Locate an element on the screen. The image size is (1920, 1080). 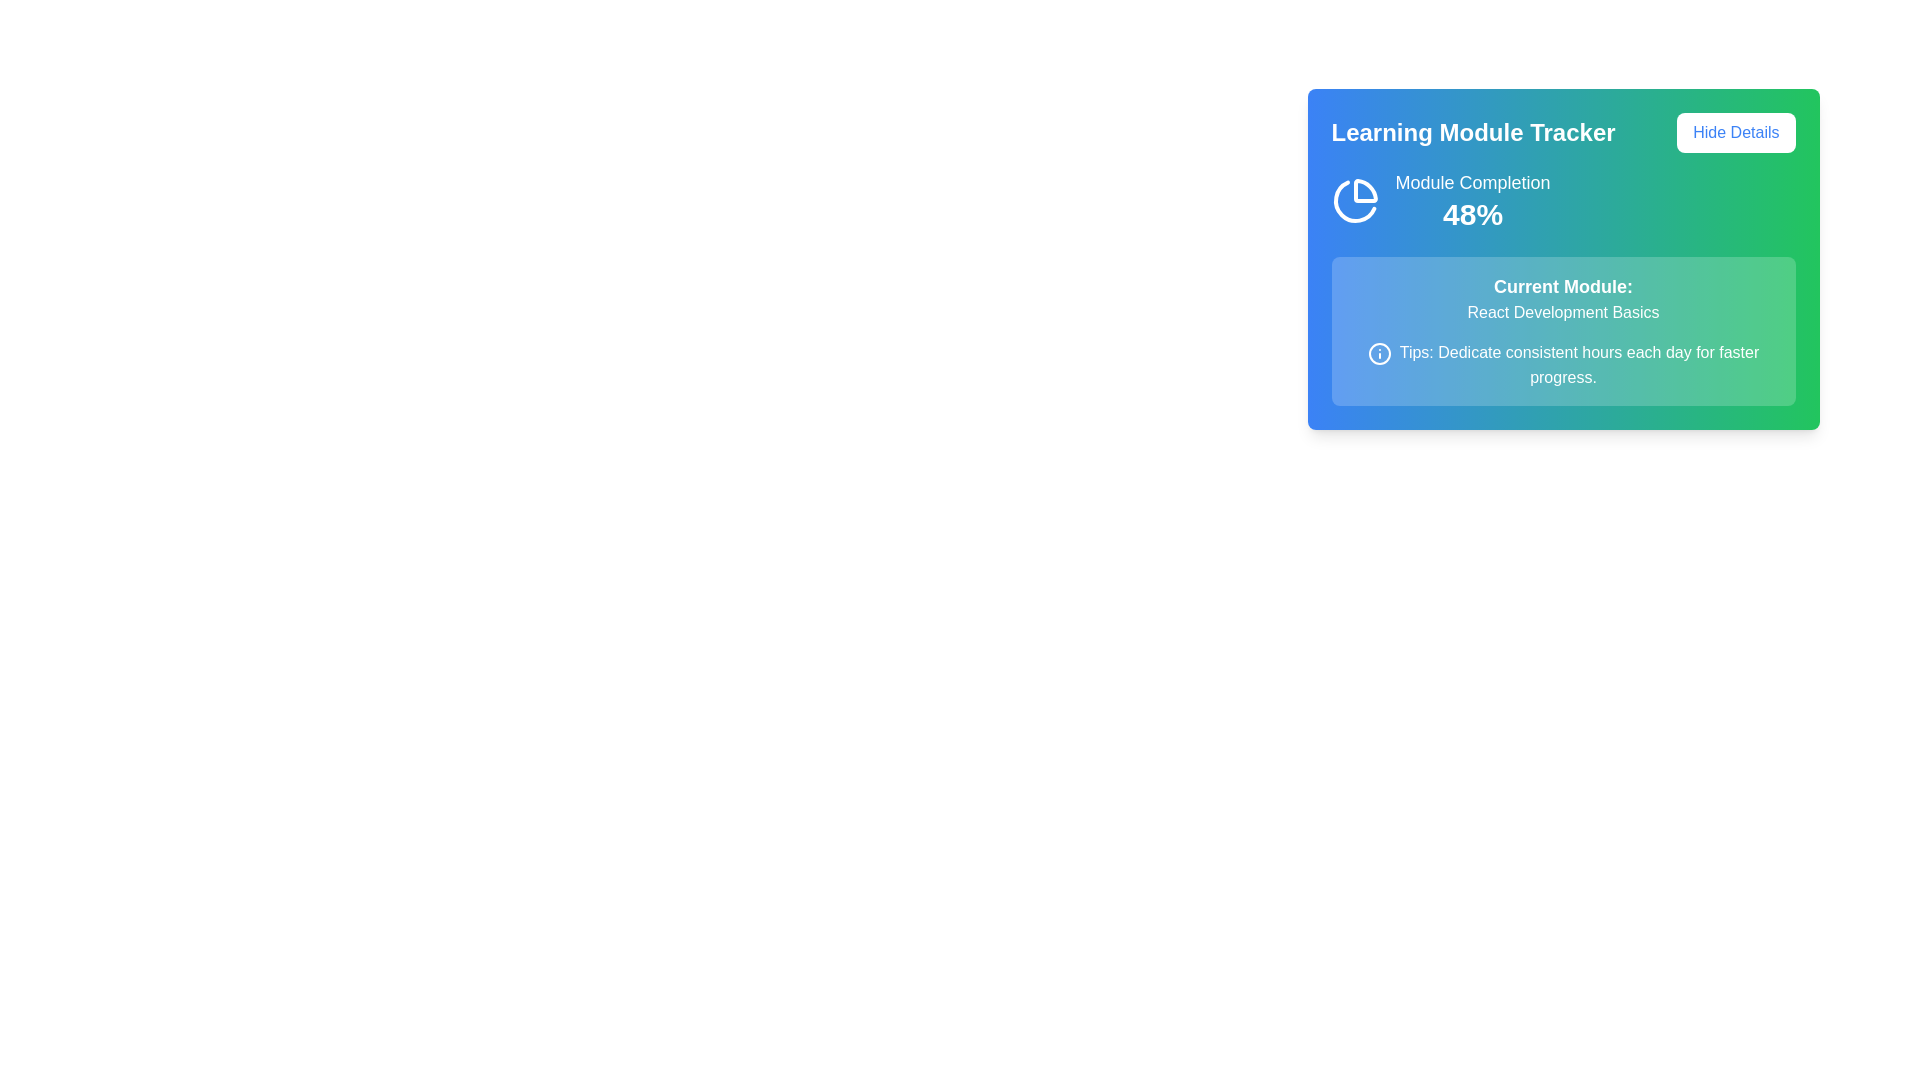
text displayed in the Text Display element indicating the current module, which is 'React Development Basics' is located at coordinates (1562, 299).